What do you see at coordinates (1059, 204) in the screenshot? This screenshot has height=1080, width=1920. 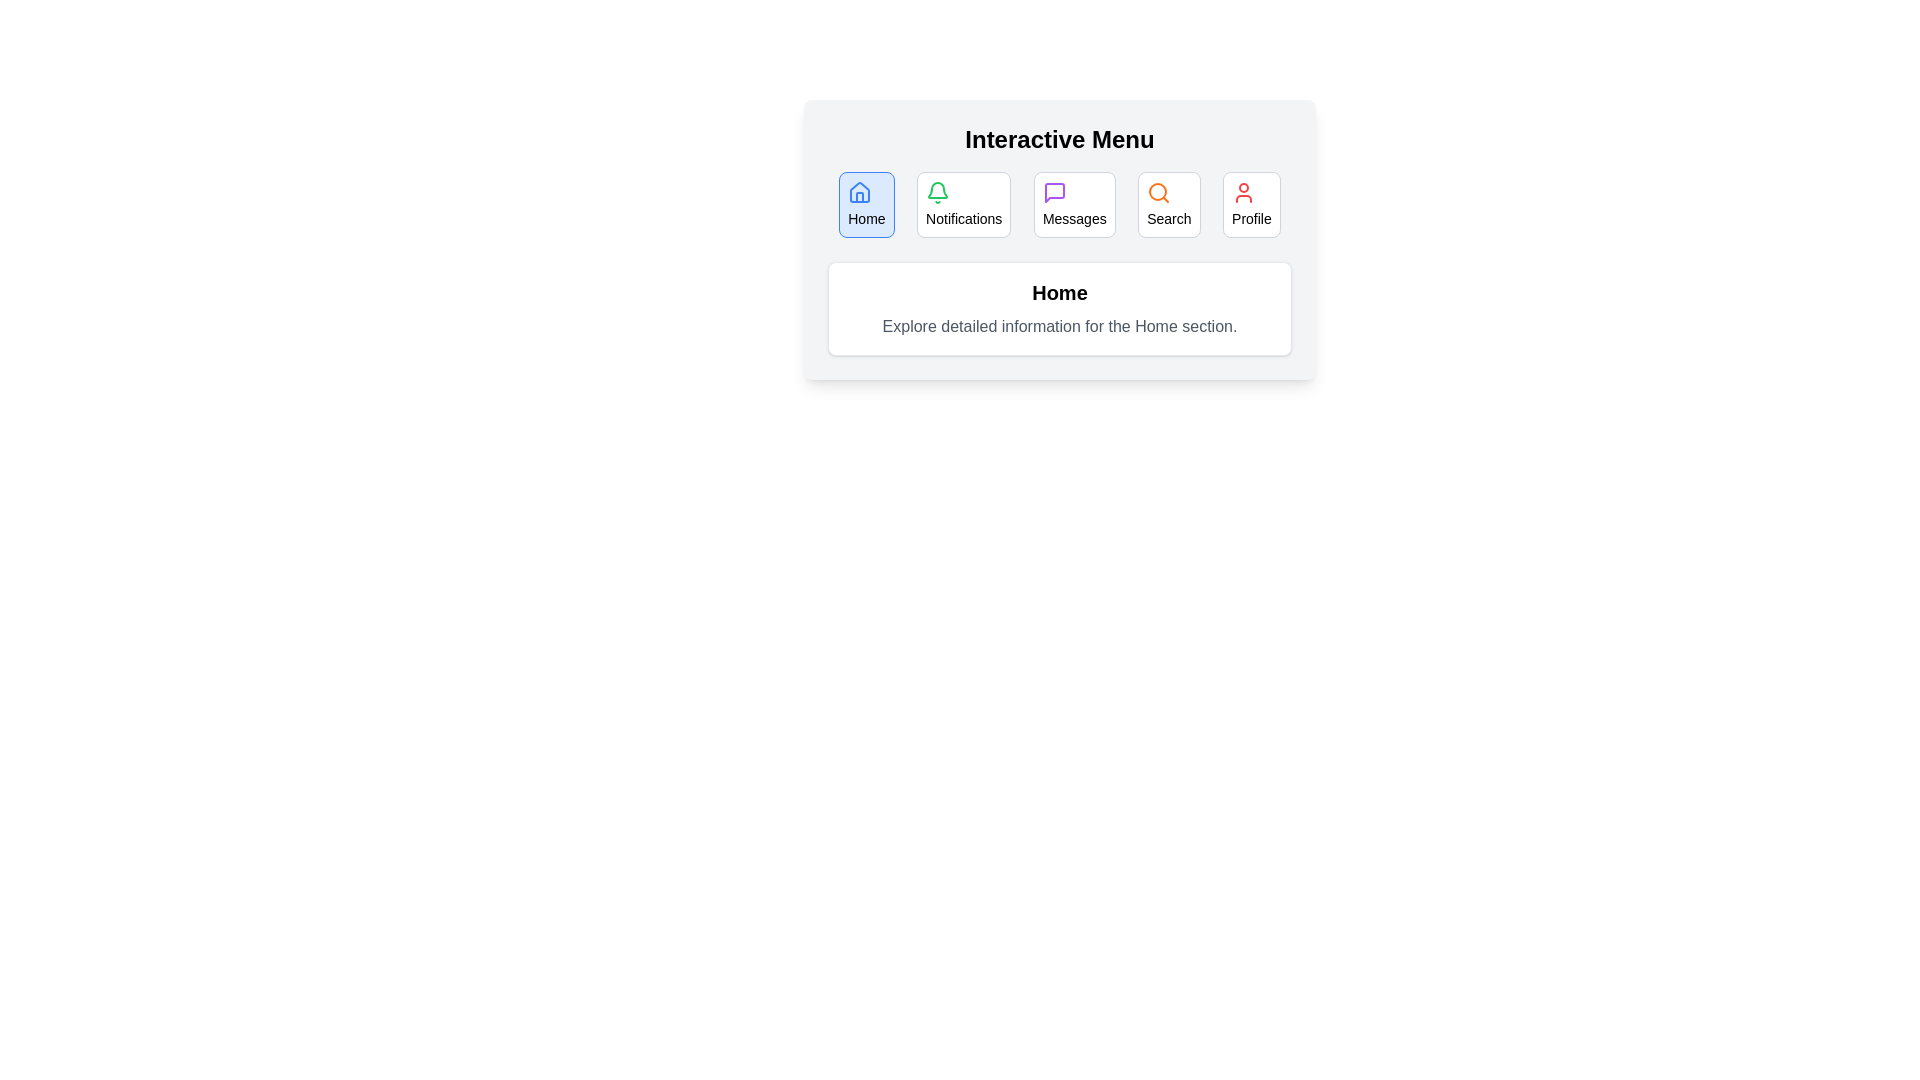 I see `any button in the Navigation menu, which is a group of horizontally aligned interactive buttons located in the second row of the 'Interactive Menu' card component` at bounding box center [1059, 204].